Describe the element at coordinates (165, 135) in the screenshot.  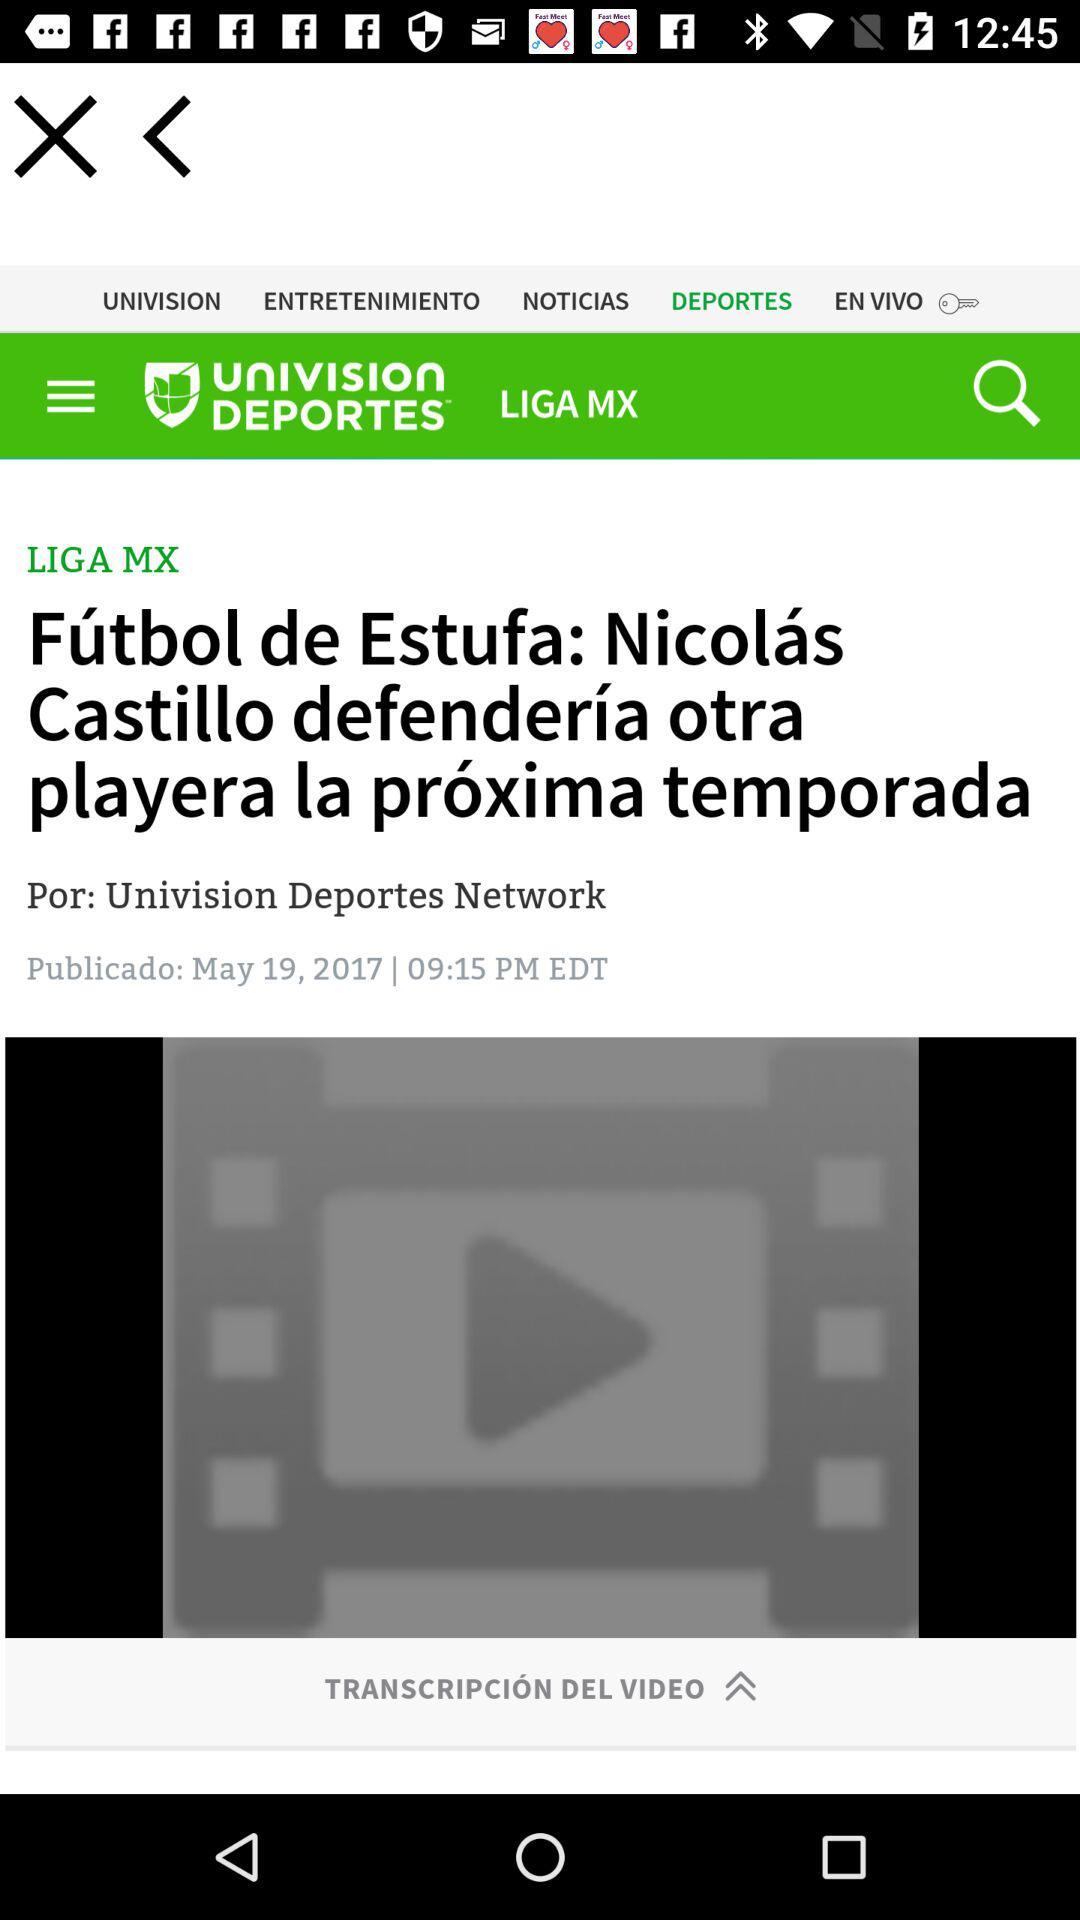
I see `previous` at that location.